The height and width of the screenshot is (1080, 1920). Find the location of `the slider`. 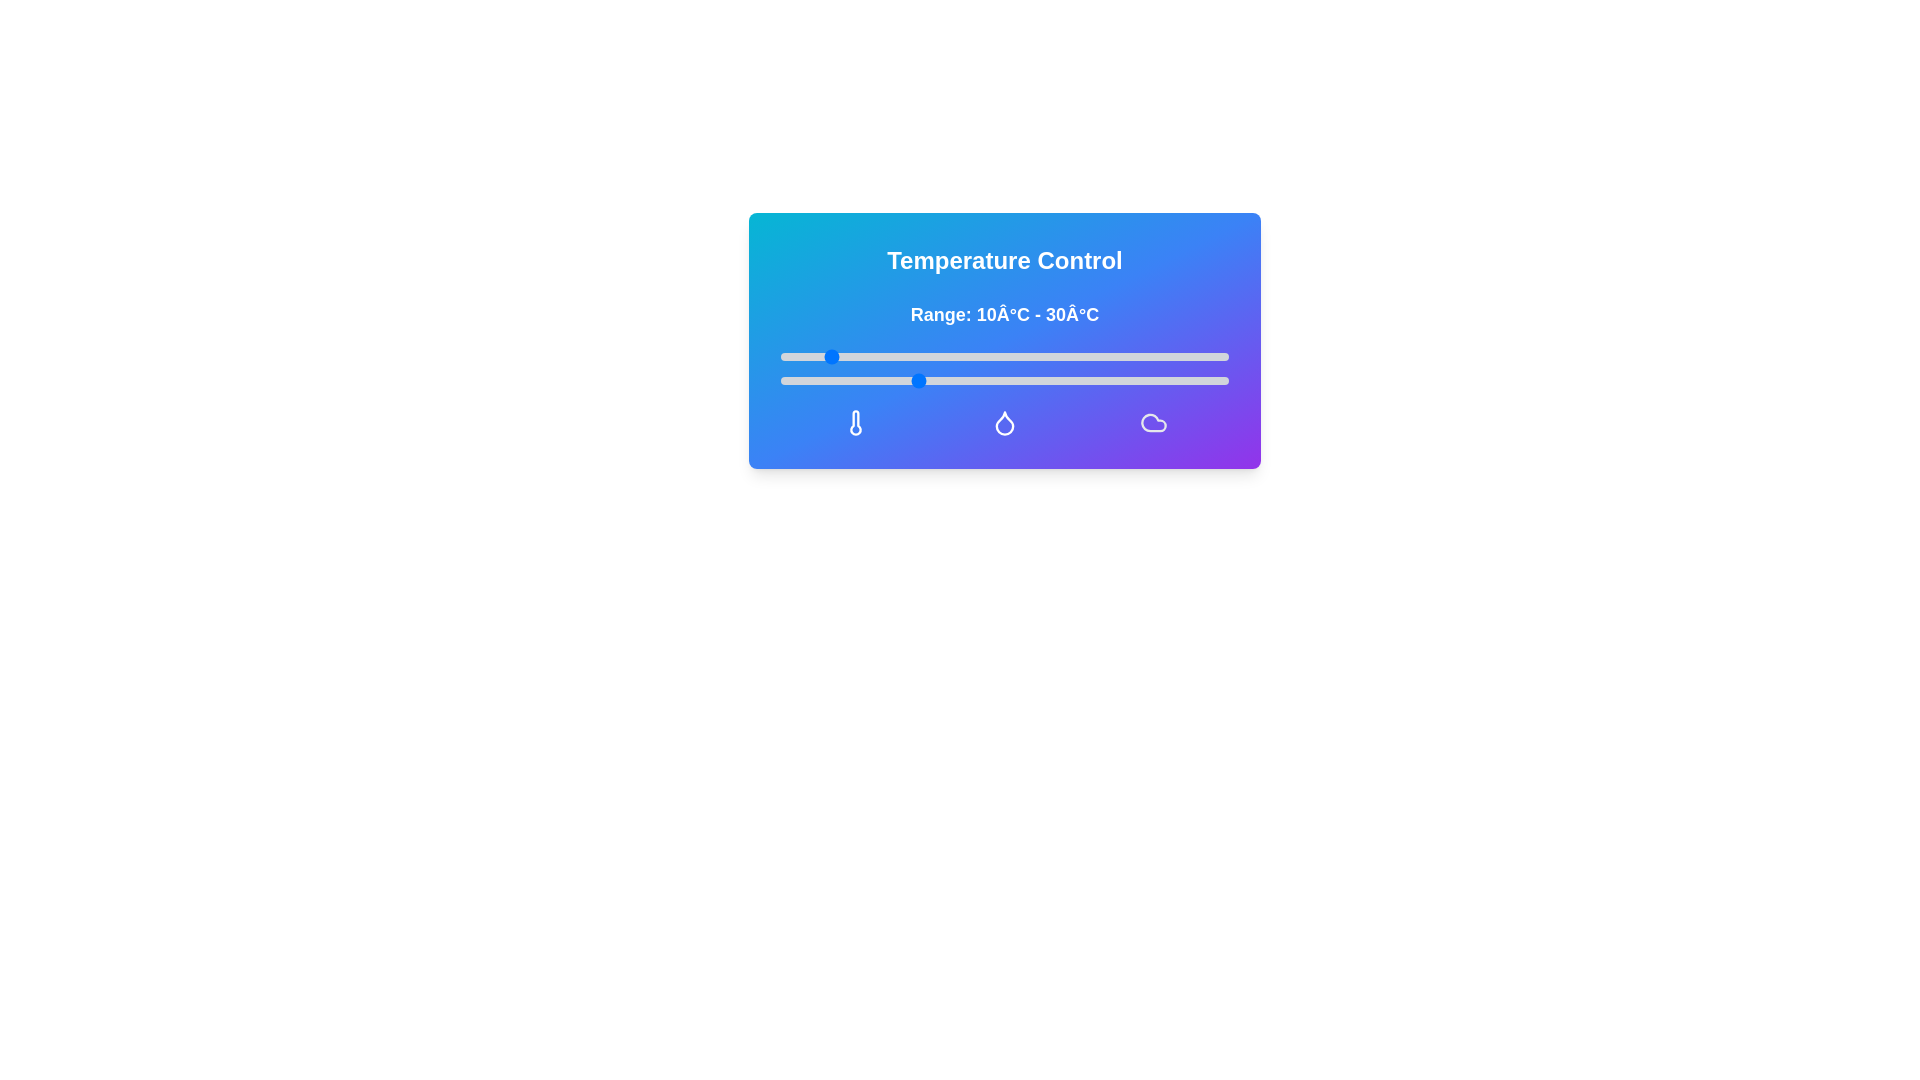

the slider is located at coordinates (879, 381).